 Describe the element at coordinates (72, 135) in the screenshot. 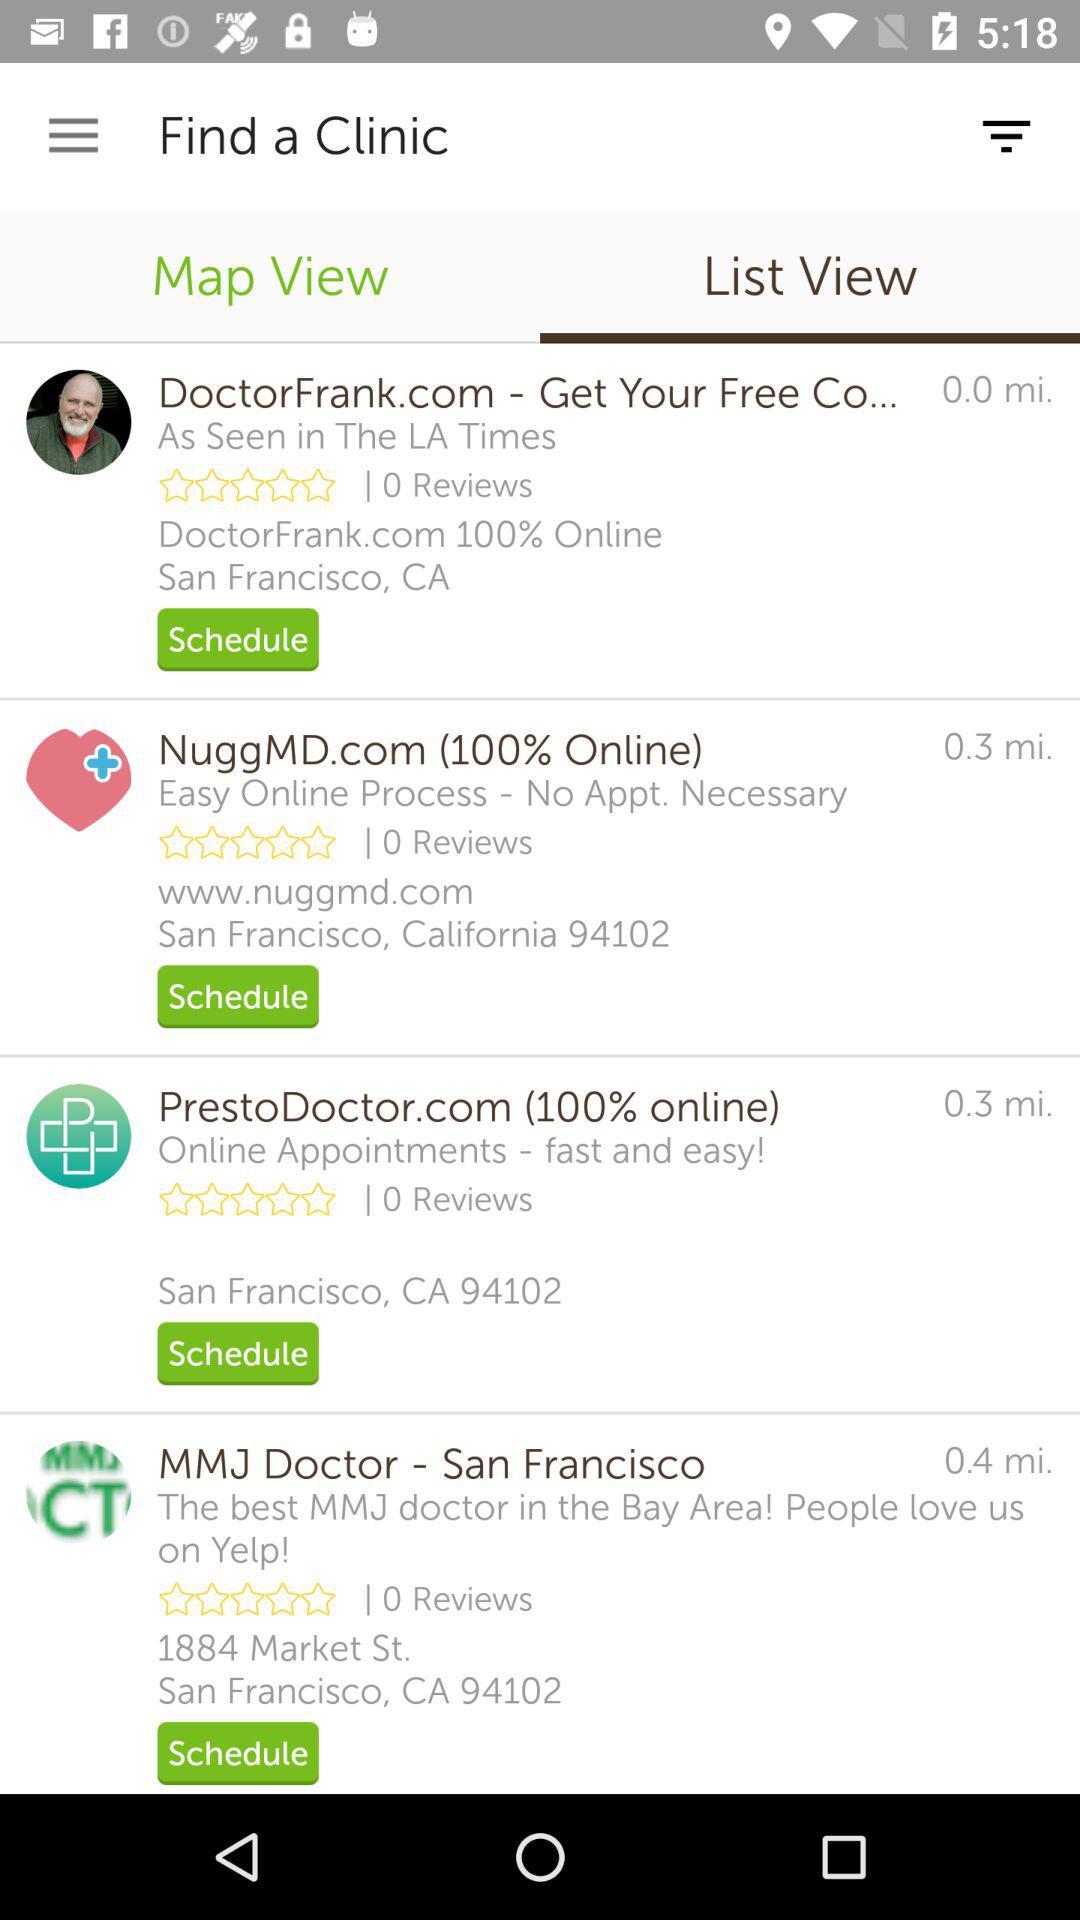

I see `the app to the left of find a clinic item` at that location.